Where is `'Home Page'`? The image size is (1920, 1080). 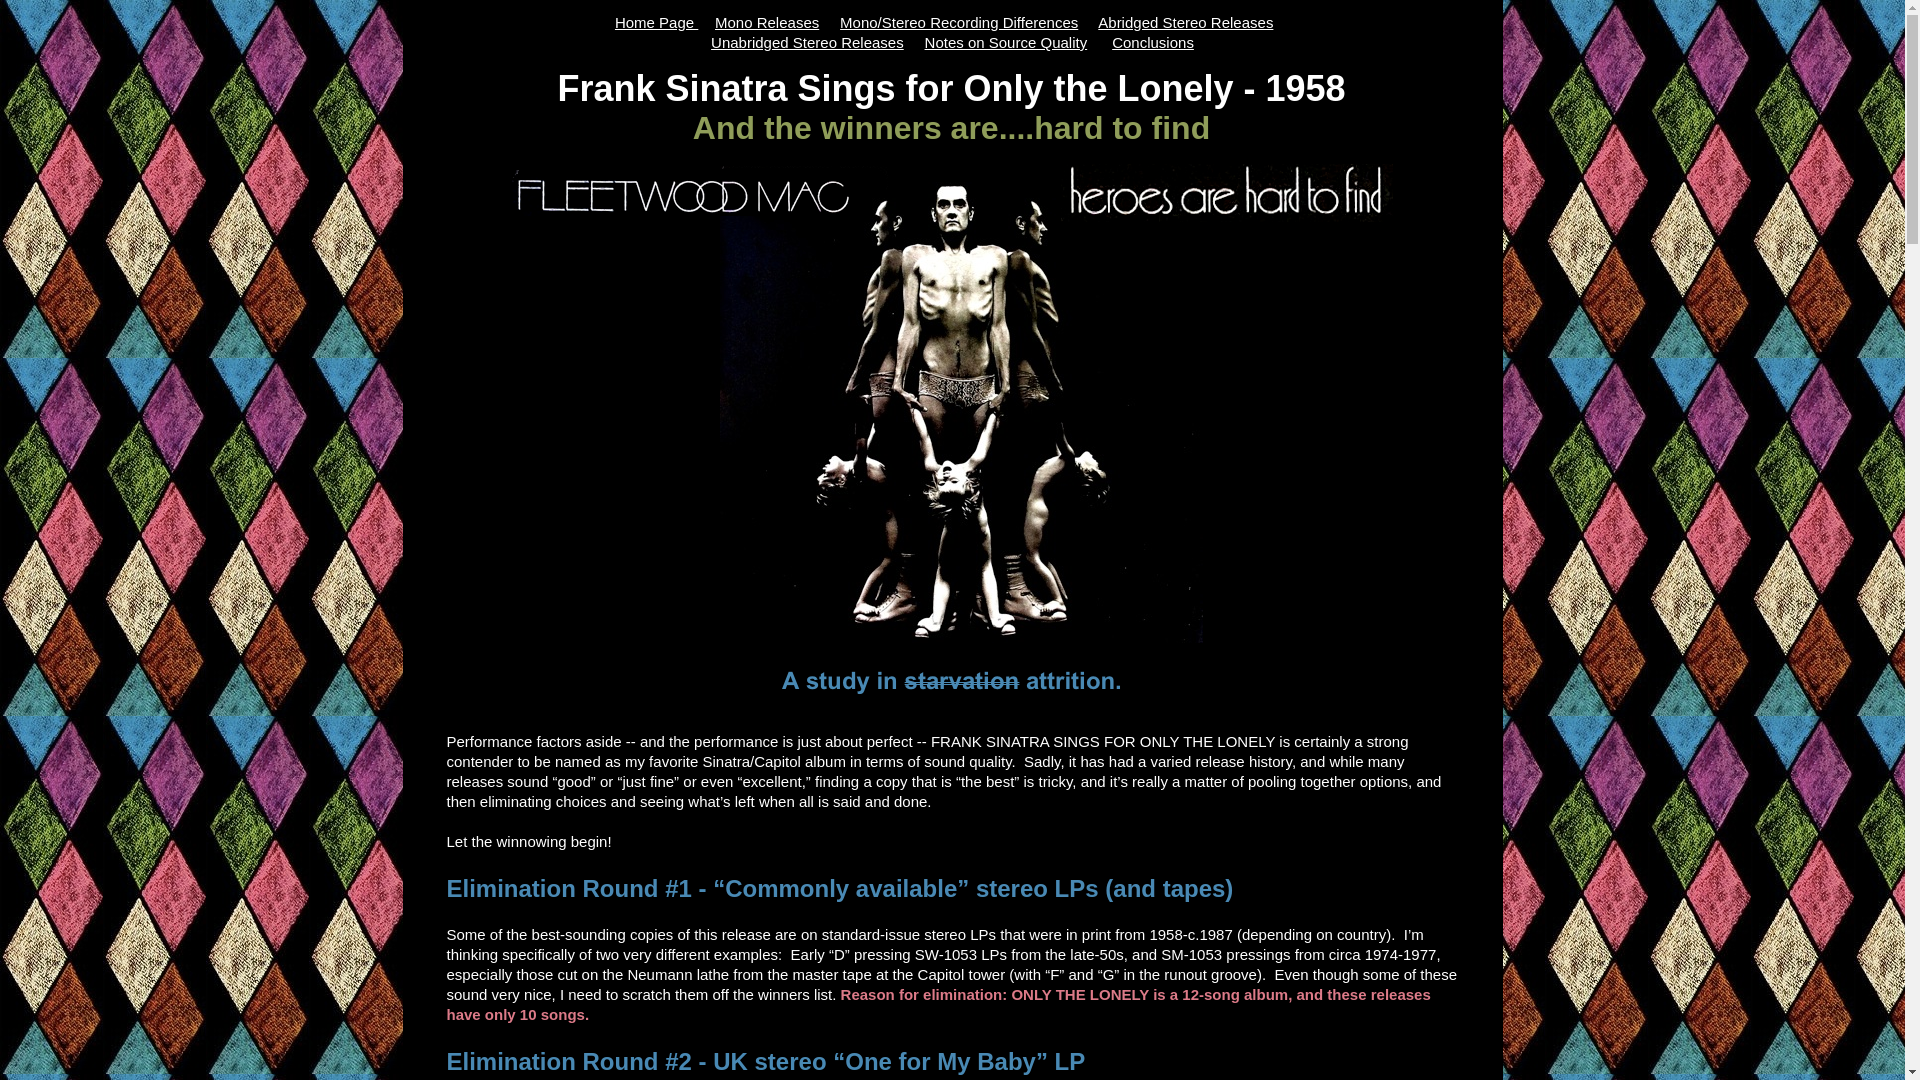 'Home Page' is located at coordinates (656, 22).